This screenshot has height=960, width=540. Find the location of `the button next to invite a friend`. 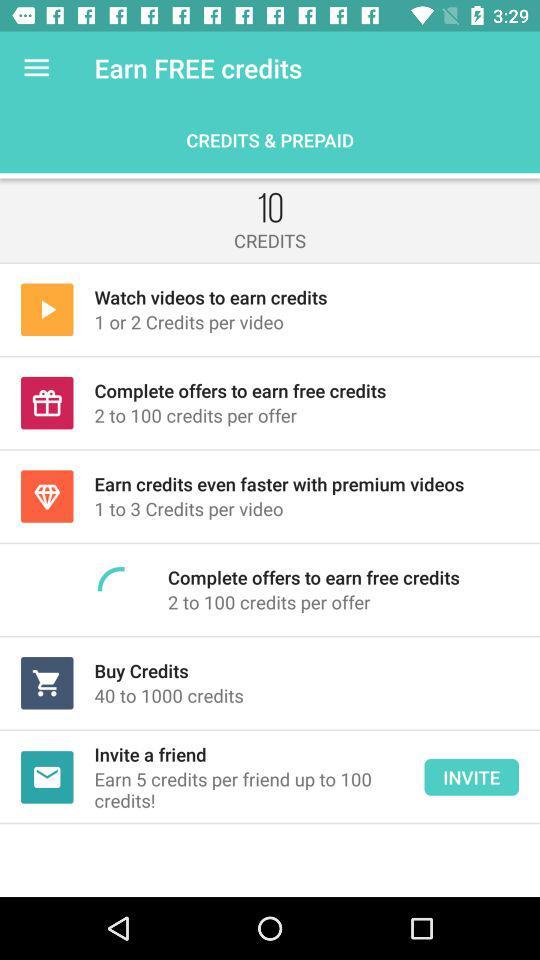

the button next to invite a friend is located at coordinates (472, 776).